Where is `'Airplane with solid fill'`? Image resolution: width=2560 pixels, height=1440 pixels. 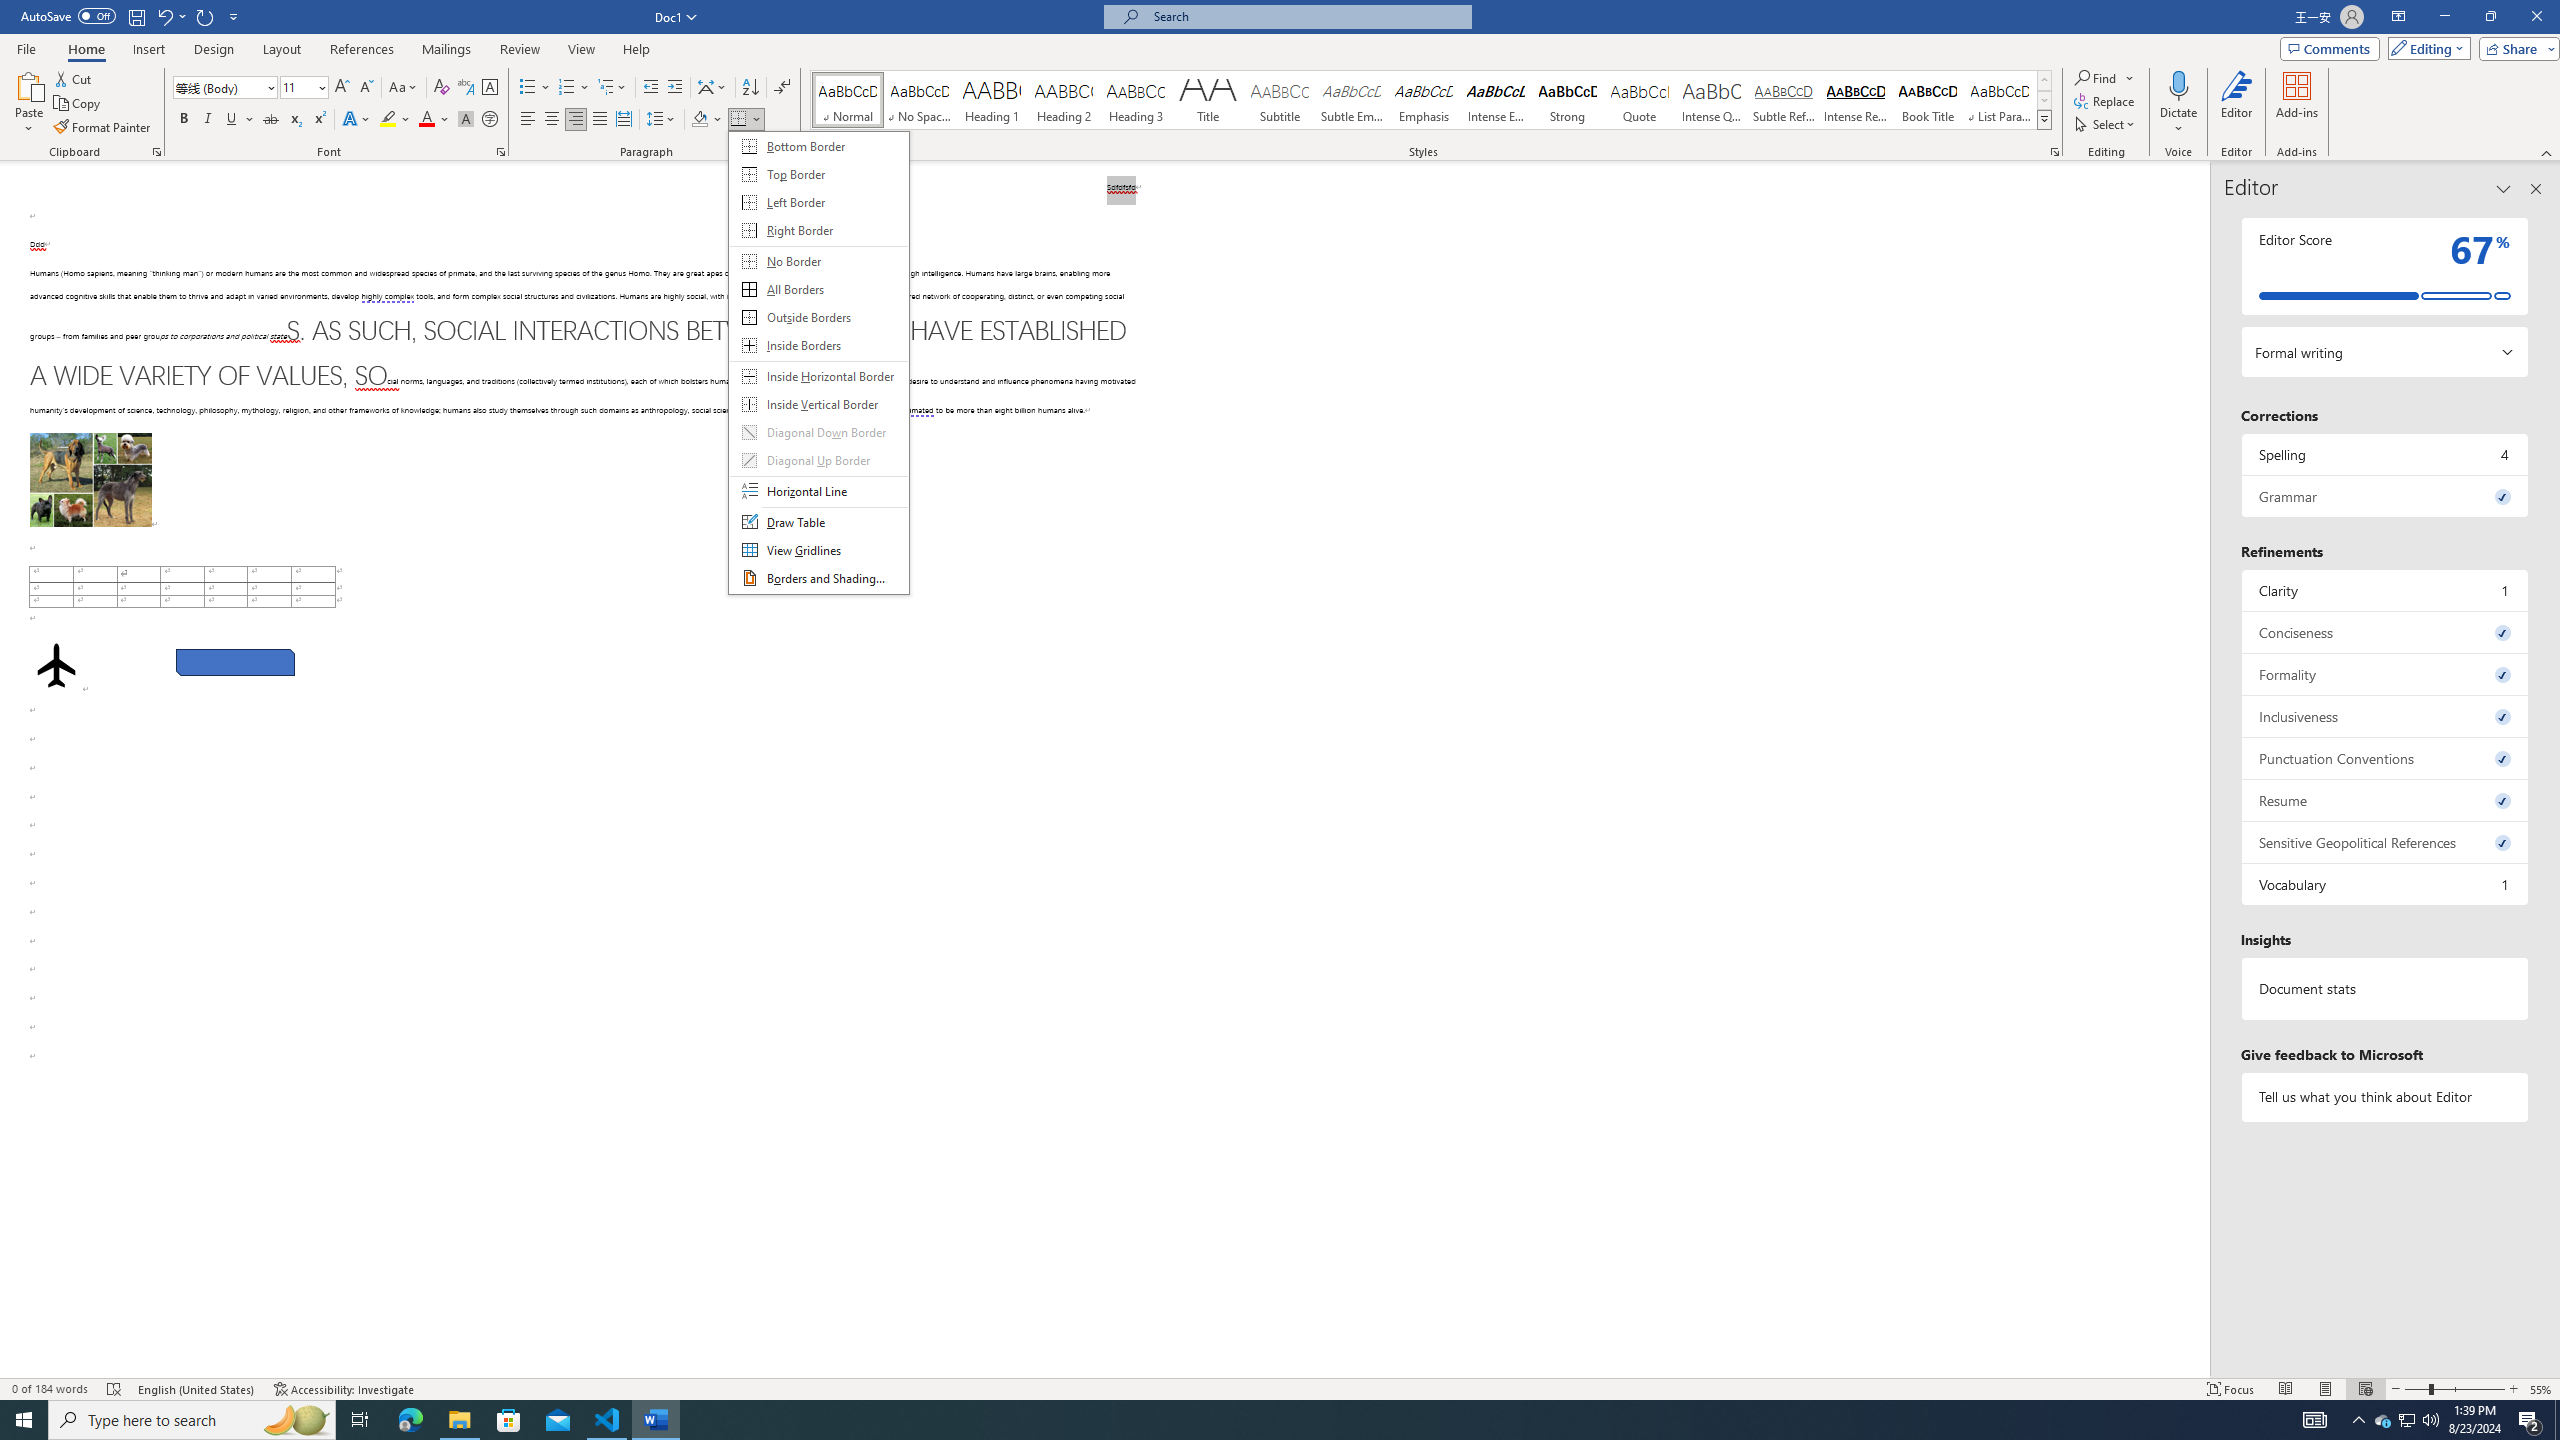
'Airplane with solid fill' is located at coordinates (56, 666).